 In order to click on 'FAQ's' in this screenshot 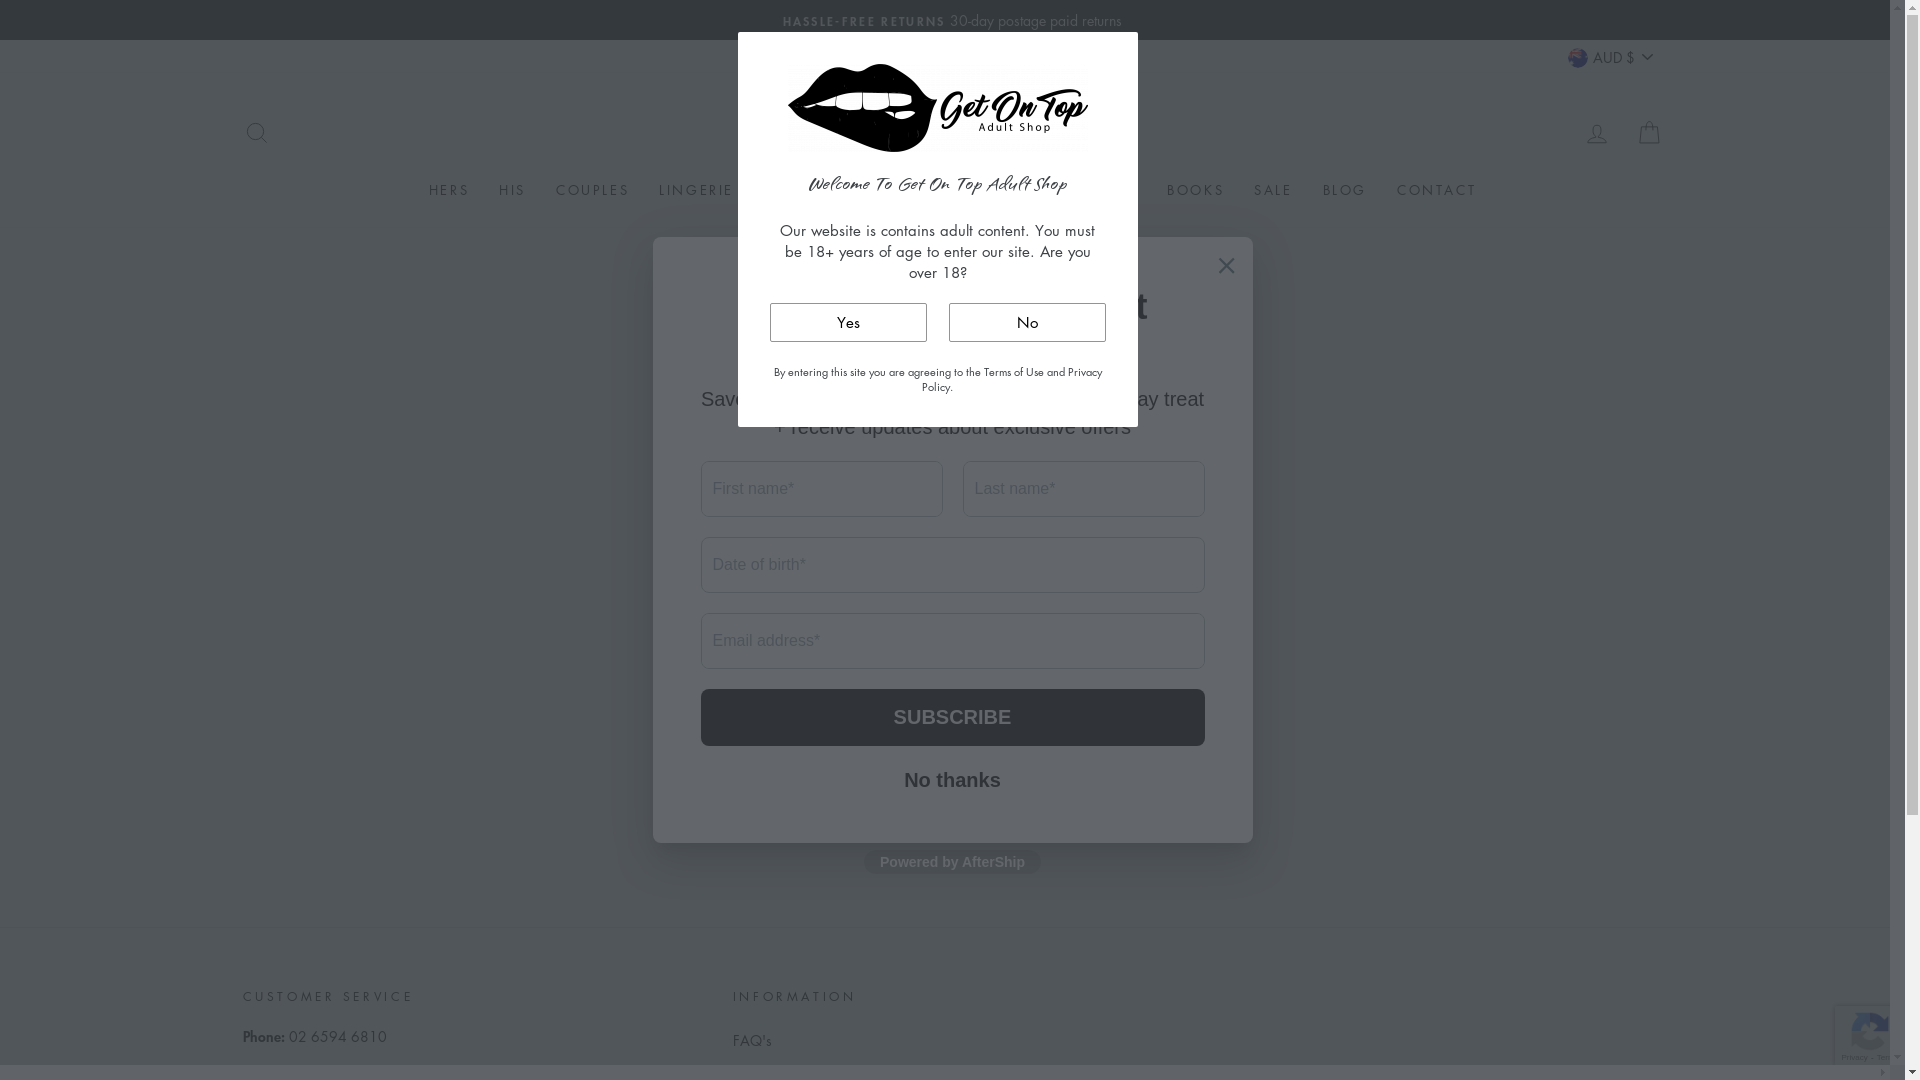, I will do `click(751, 1039)`.